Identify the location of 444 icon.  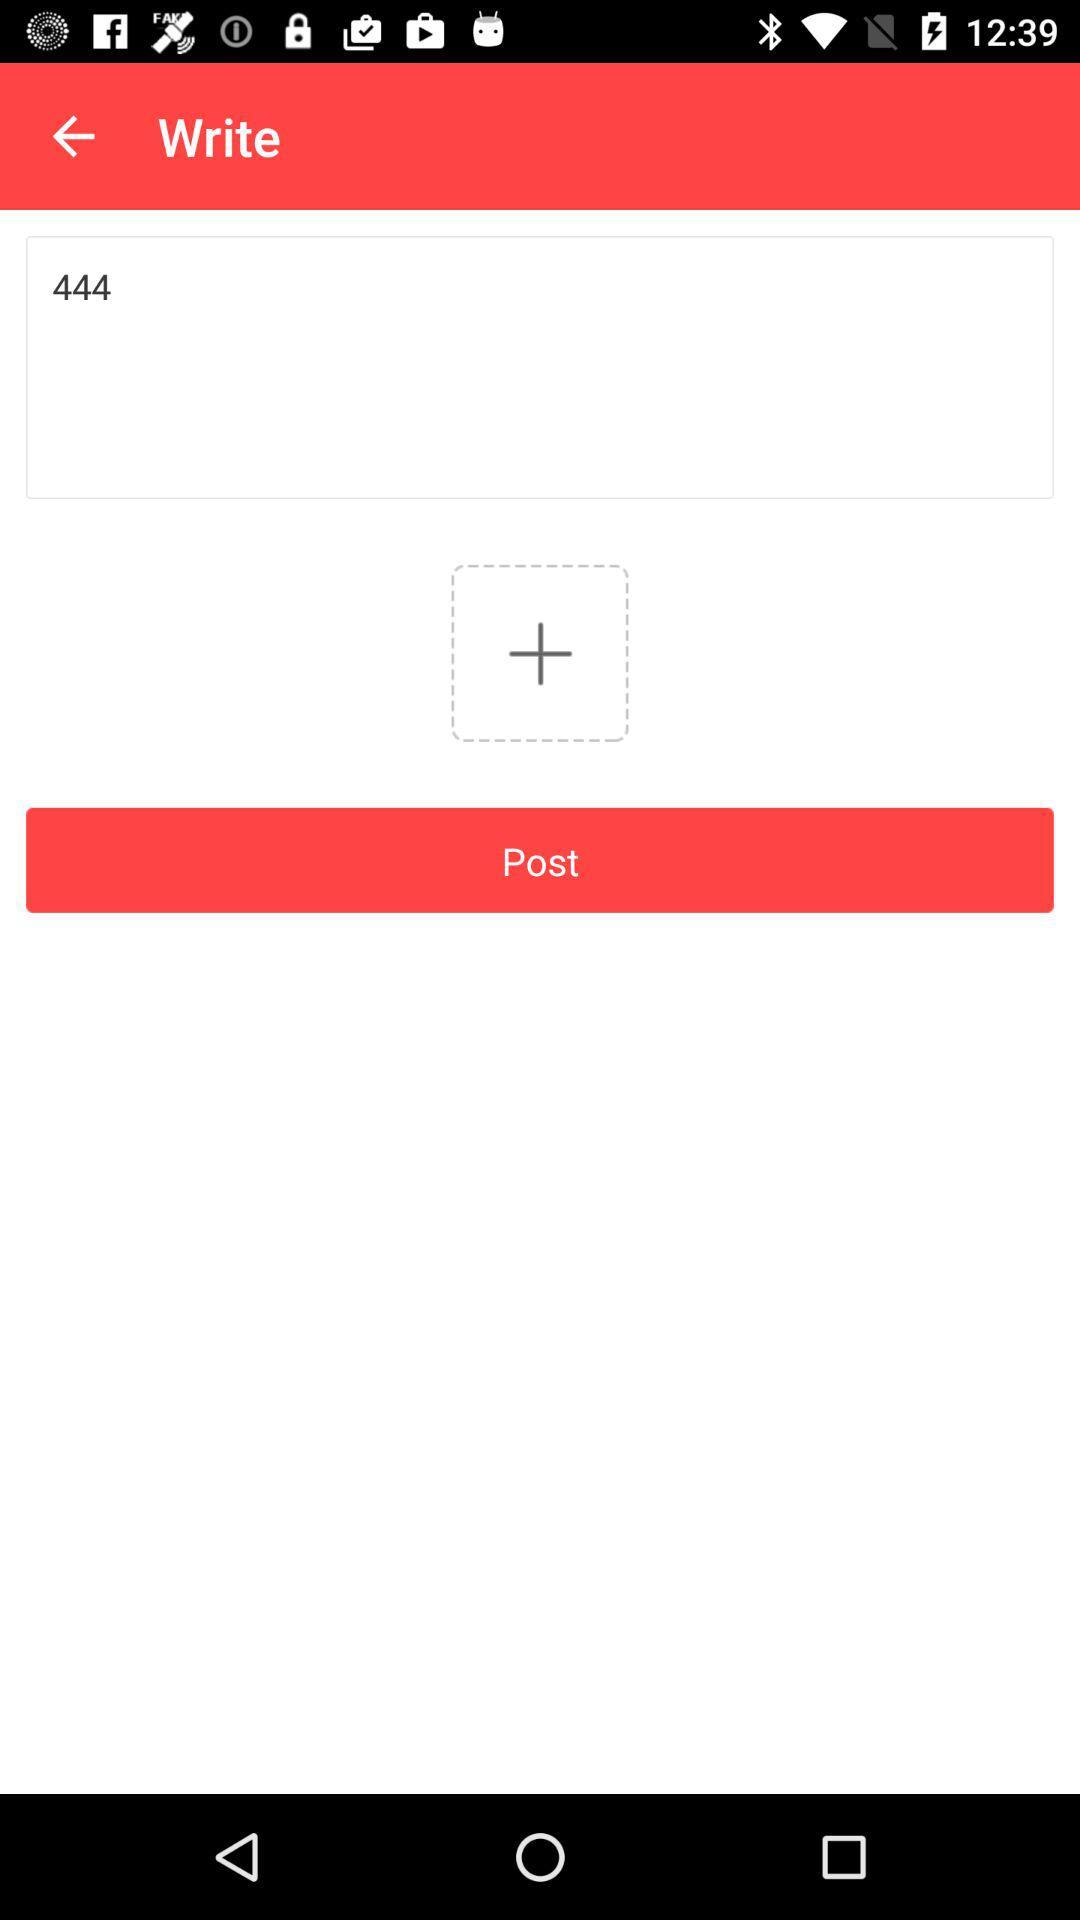
(540, 367).